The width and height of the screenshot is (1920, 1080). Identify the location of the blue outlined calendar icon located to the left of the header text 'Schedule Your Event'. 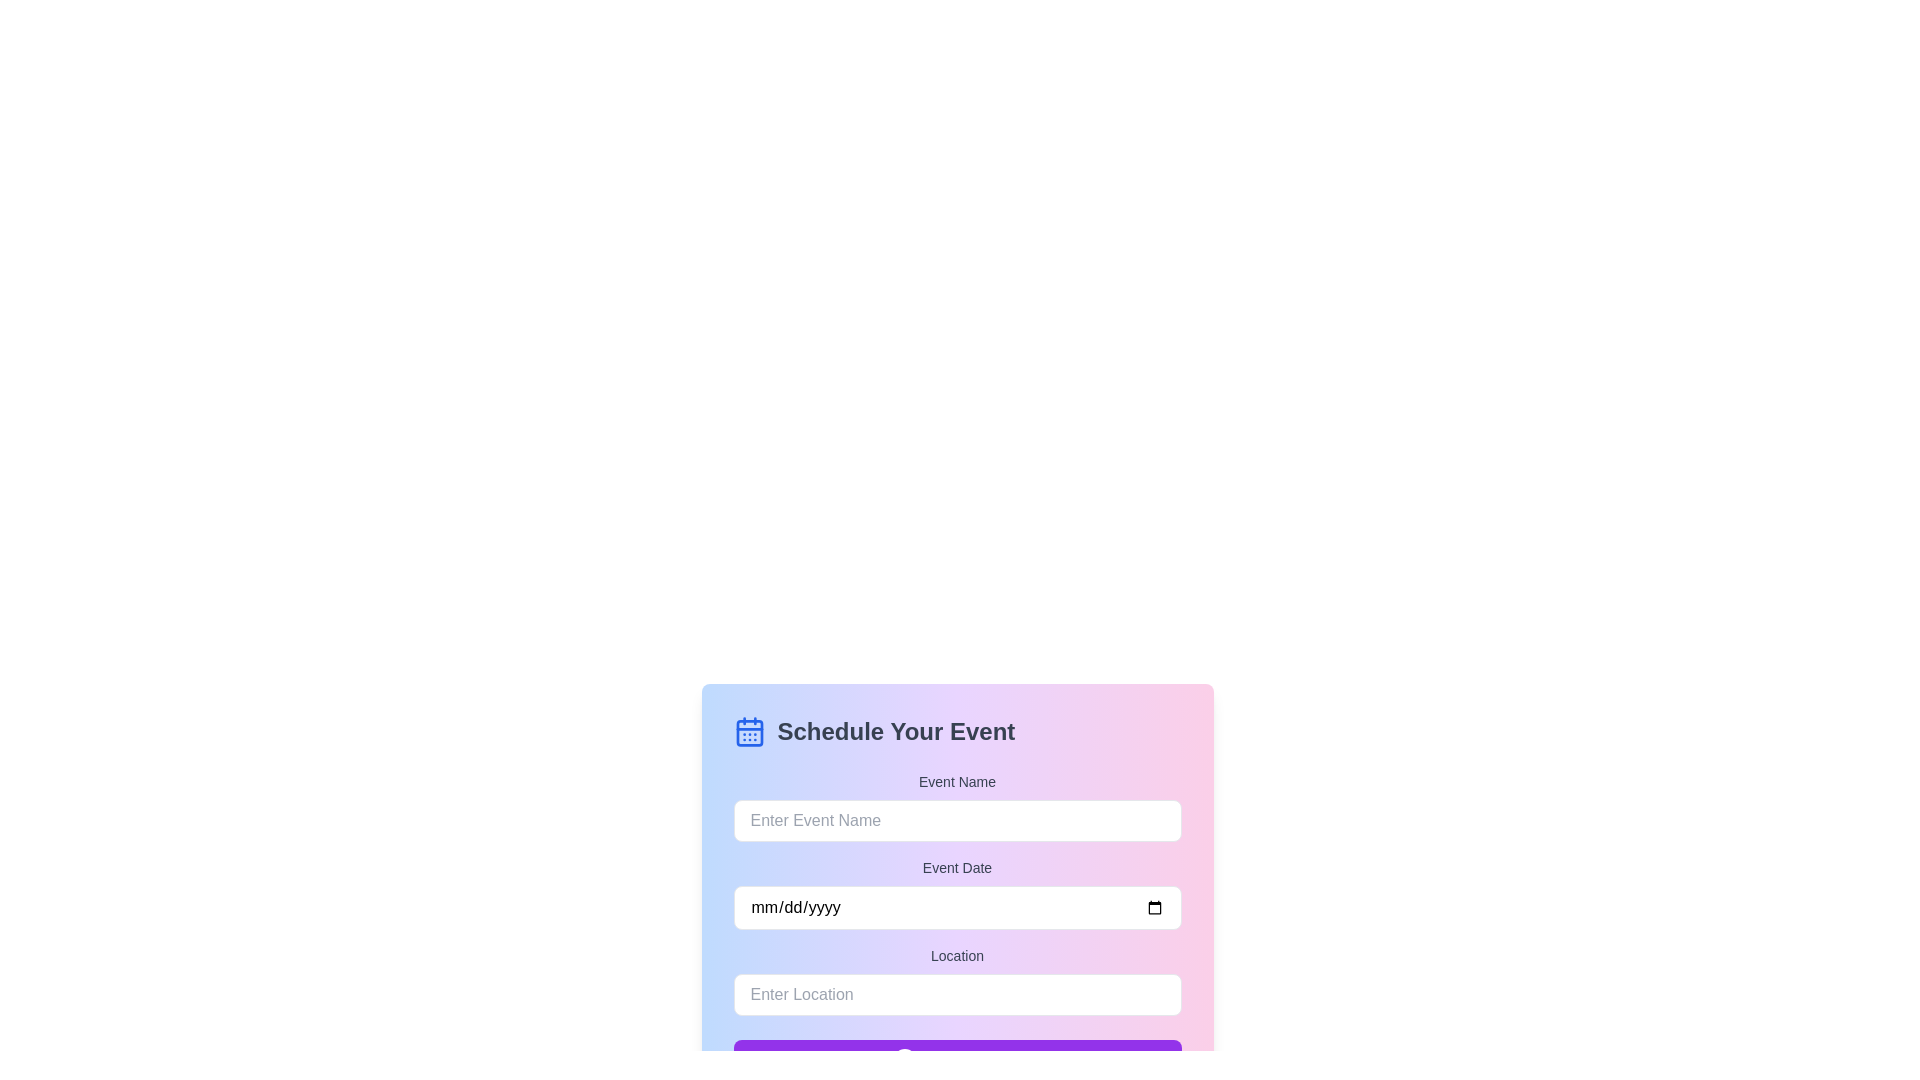
(748, 732).